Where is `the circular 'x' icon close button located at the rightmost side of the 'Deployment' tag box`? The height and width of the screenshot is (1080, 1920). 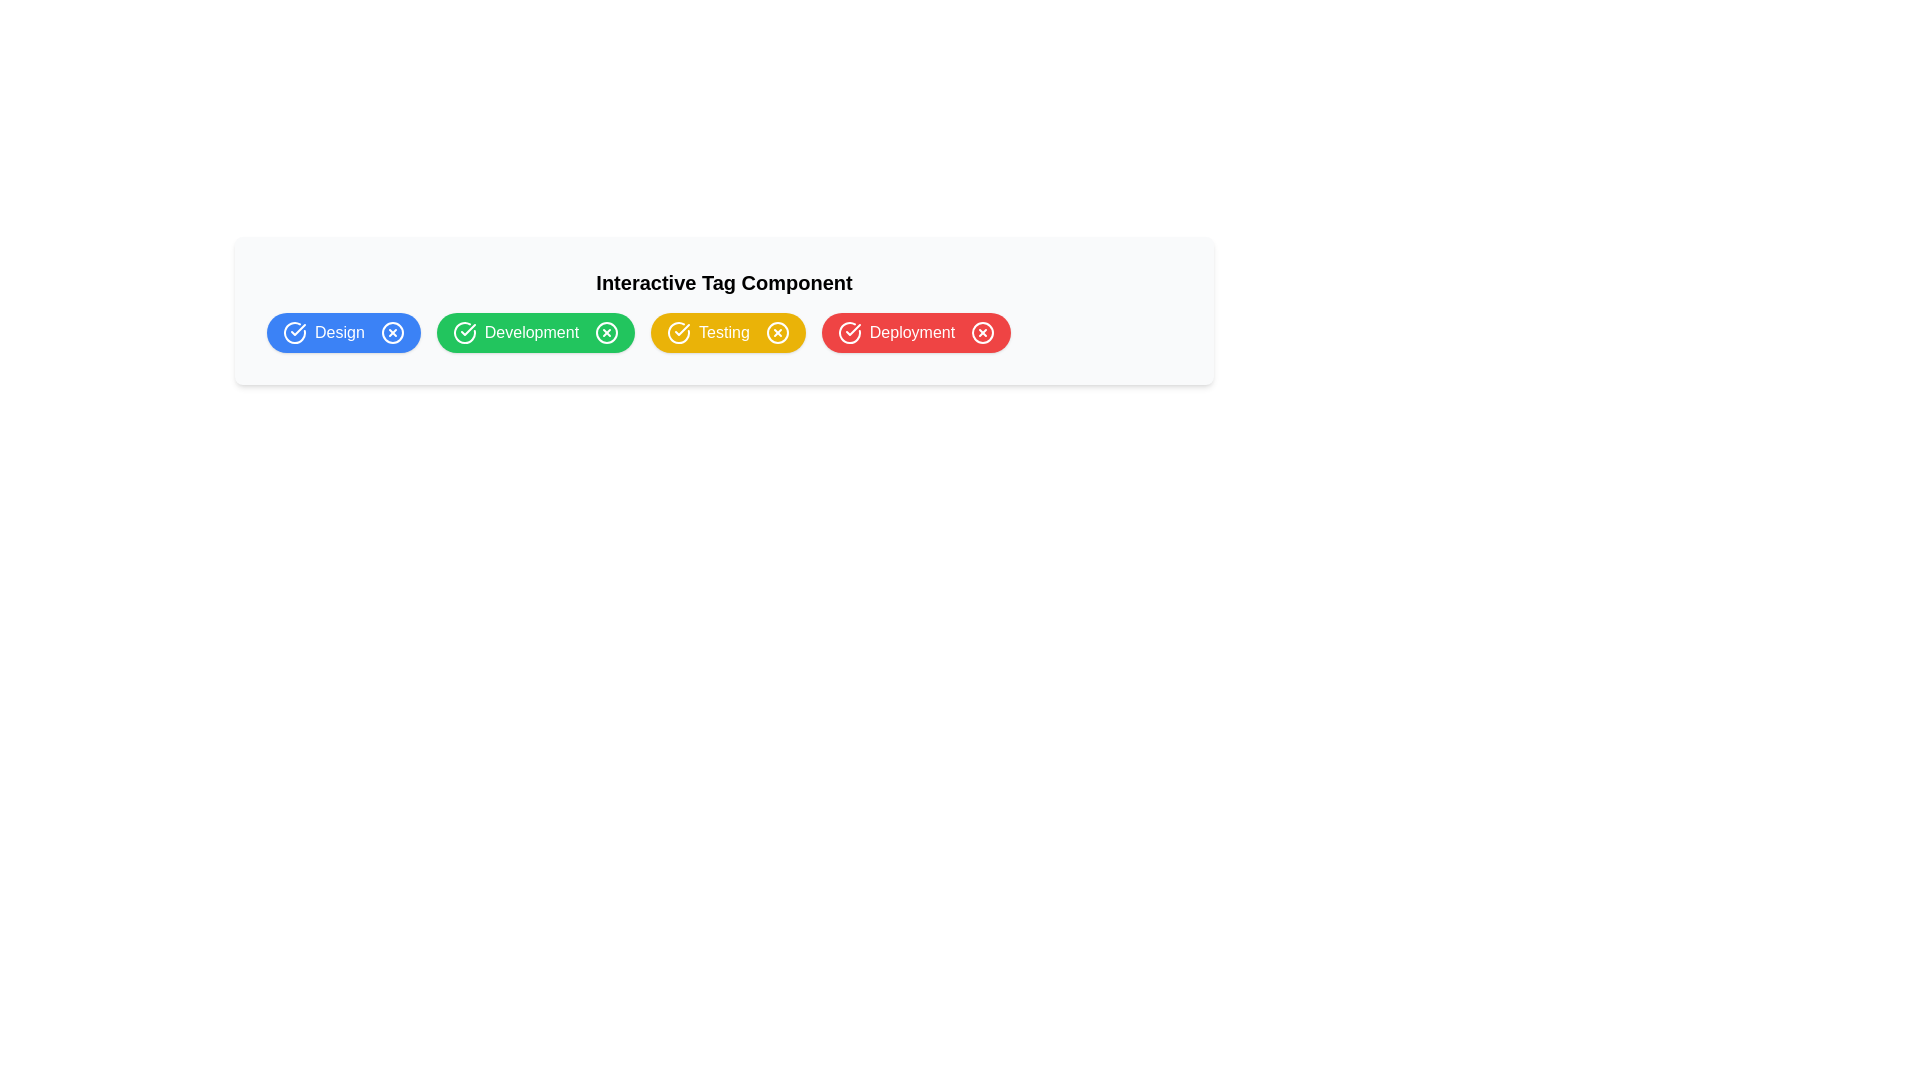 the circular 'x' icon close button located at the rightmost side of the 'Deployment' tag box is located at coordinates (983, 331).